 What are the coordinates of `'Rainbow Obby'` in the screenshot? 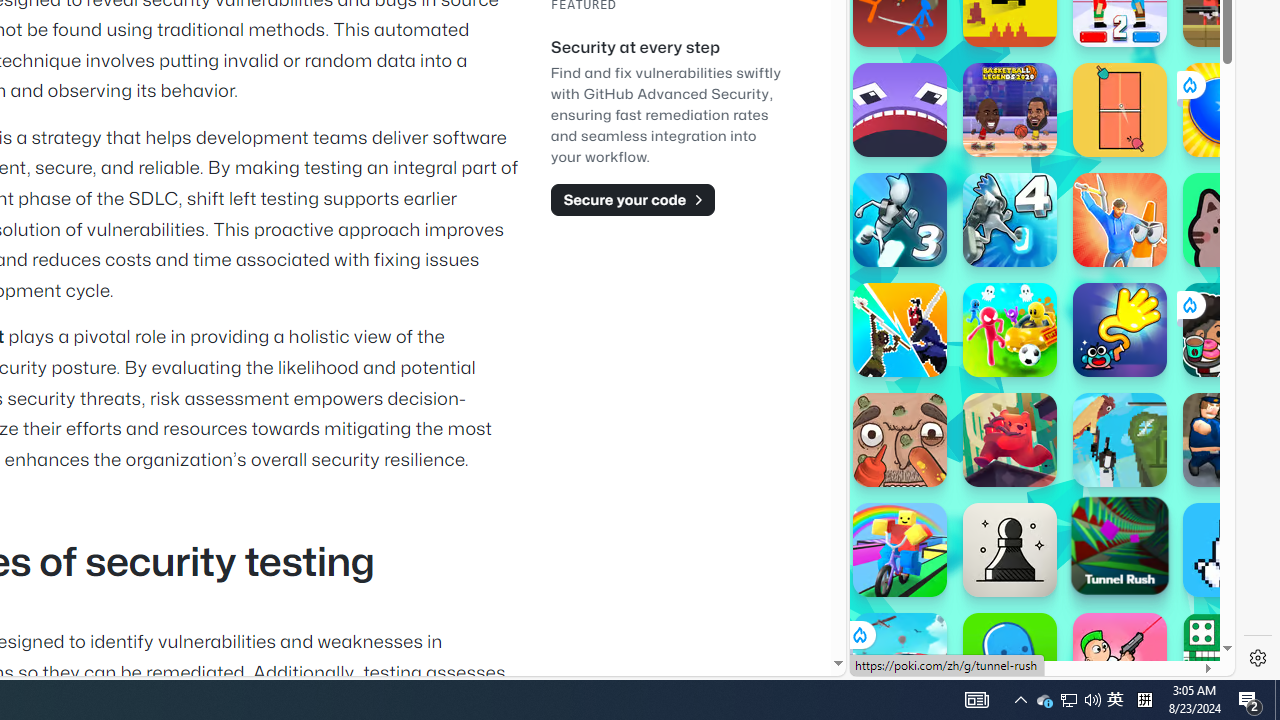 It's located at (898, 550).